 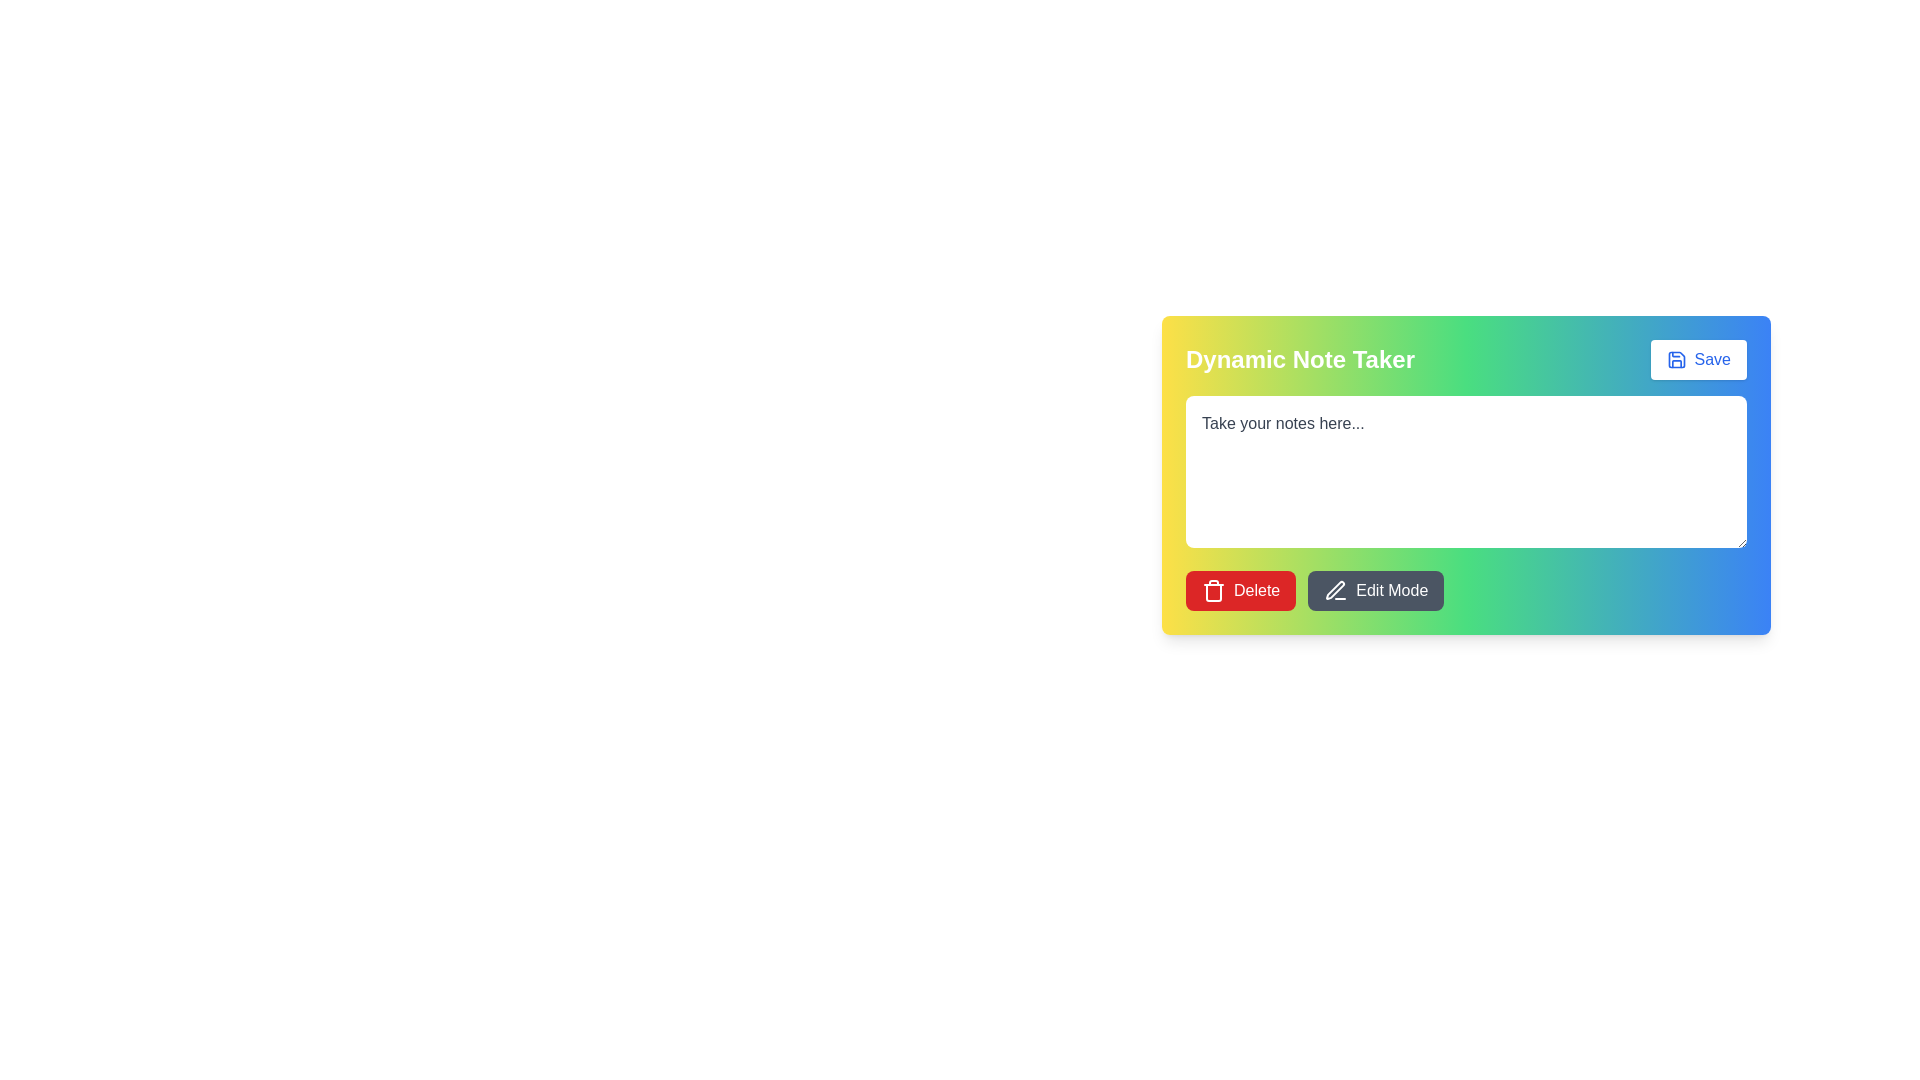 What do you see at coordinates (1336, 589) in the screenshot?
I see `the pen icon within the 'Edit Mode' button, which is the leftmost item next to the 'Delete' button in the note-taking interface` at bounding box center [1336, 589].